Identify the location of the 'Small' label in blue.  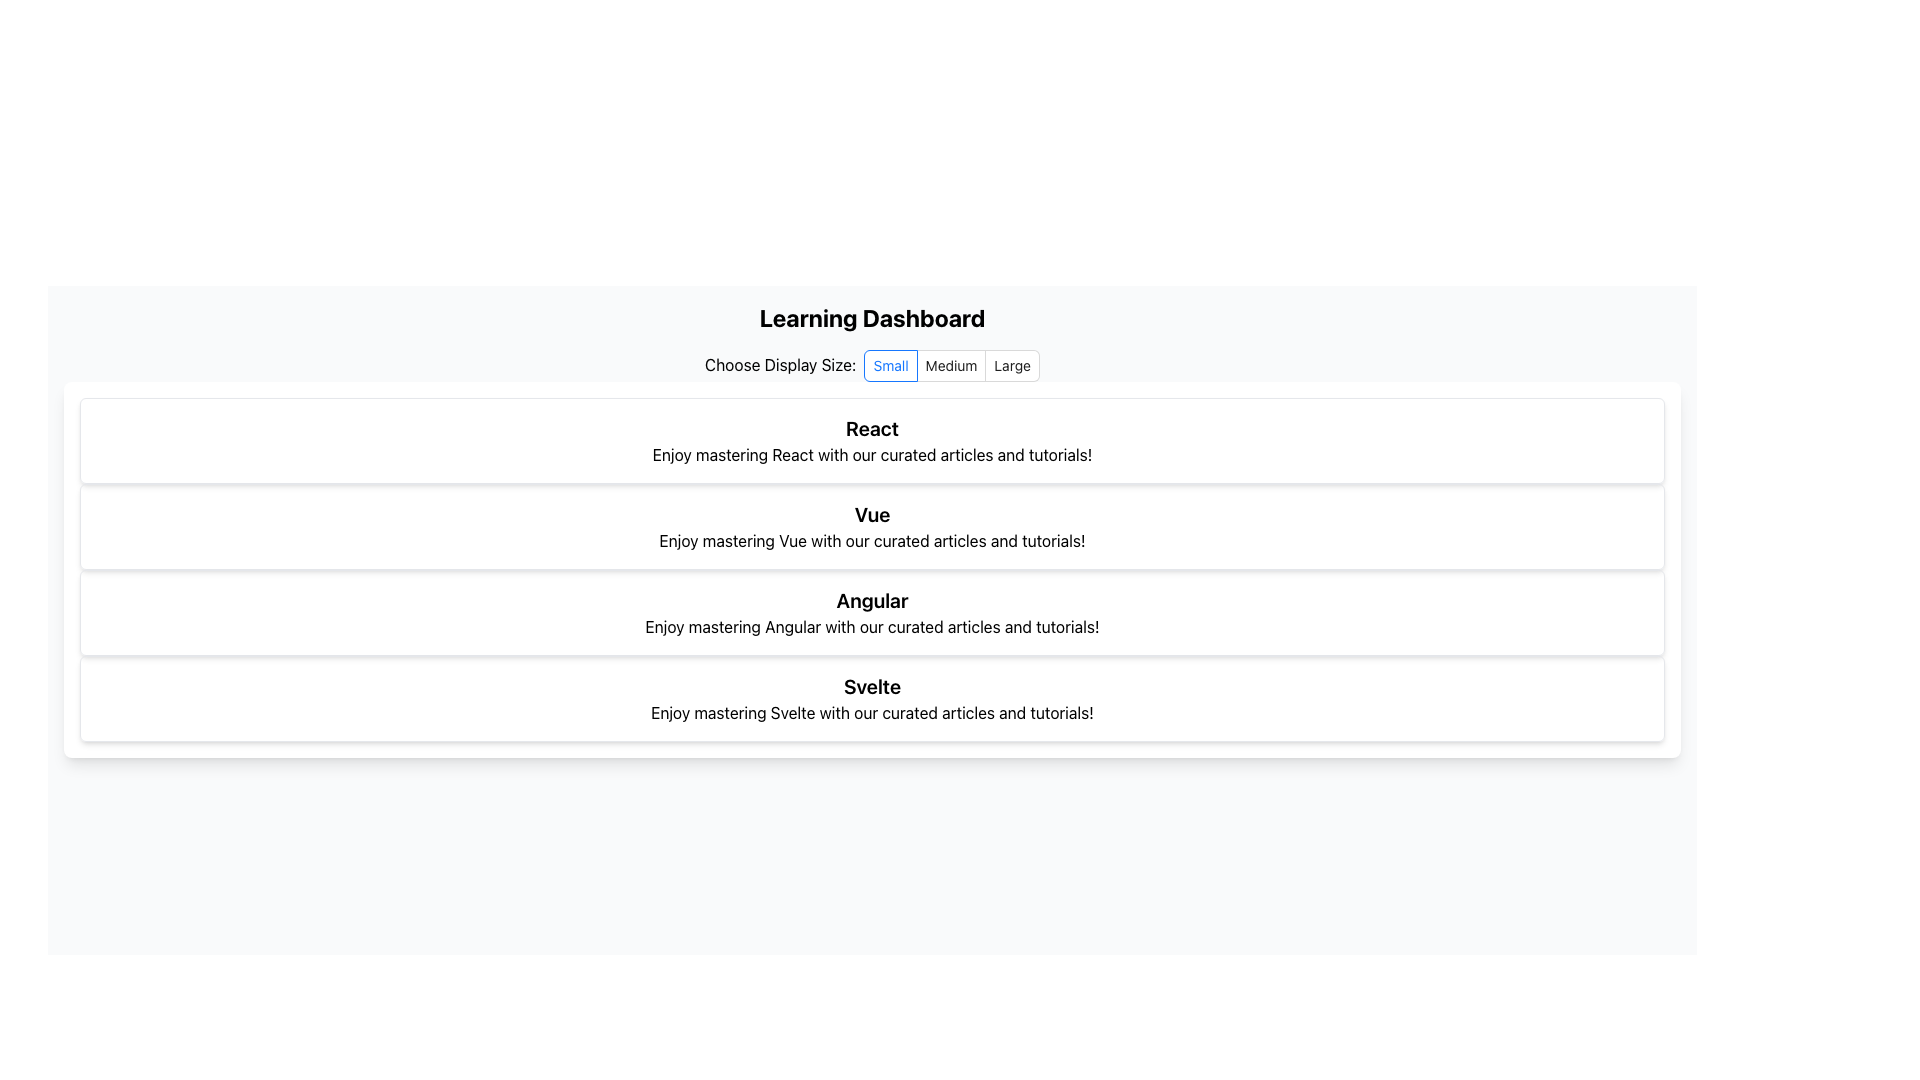
(890, 365).